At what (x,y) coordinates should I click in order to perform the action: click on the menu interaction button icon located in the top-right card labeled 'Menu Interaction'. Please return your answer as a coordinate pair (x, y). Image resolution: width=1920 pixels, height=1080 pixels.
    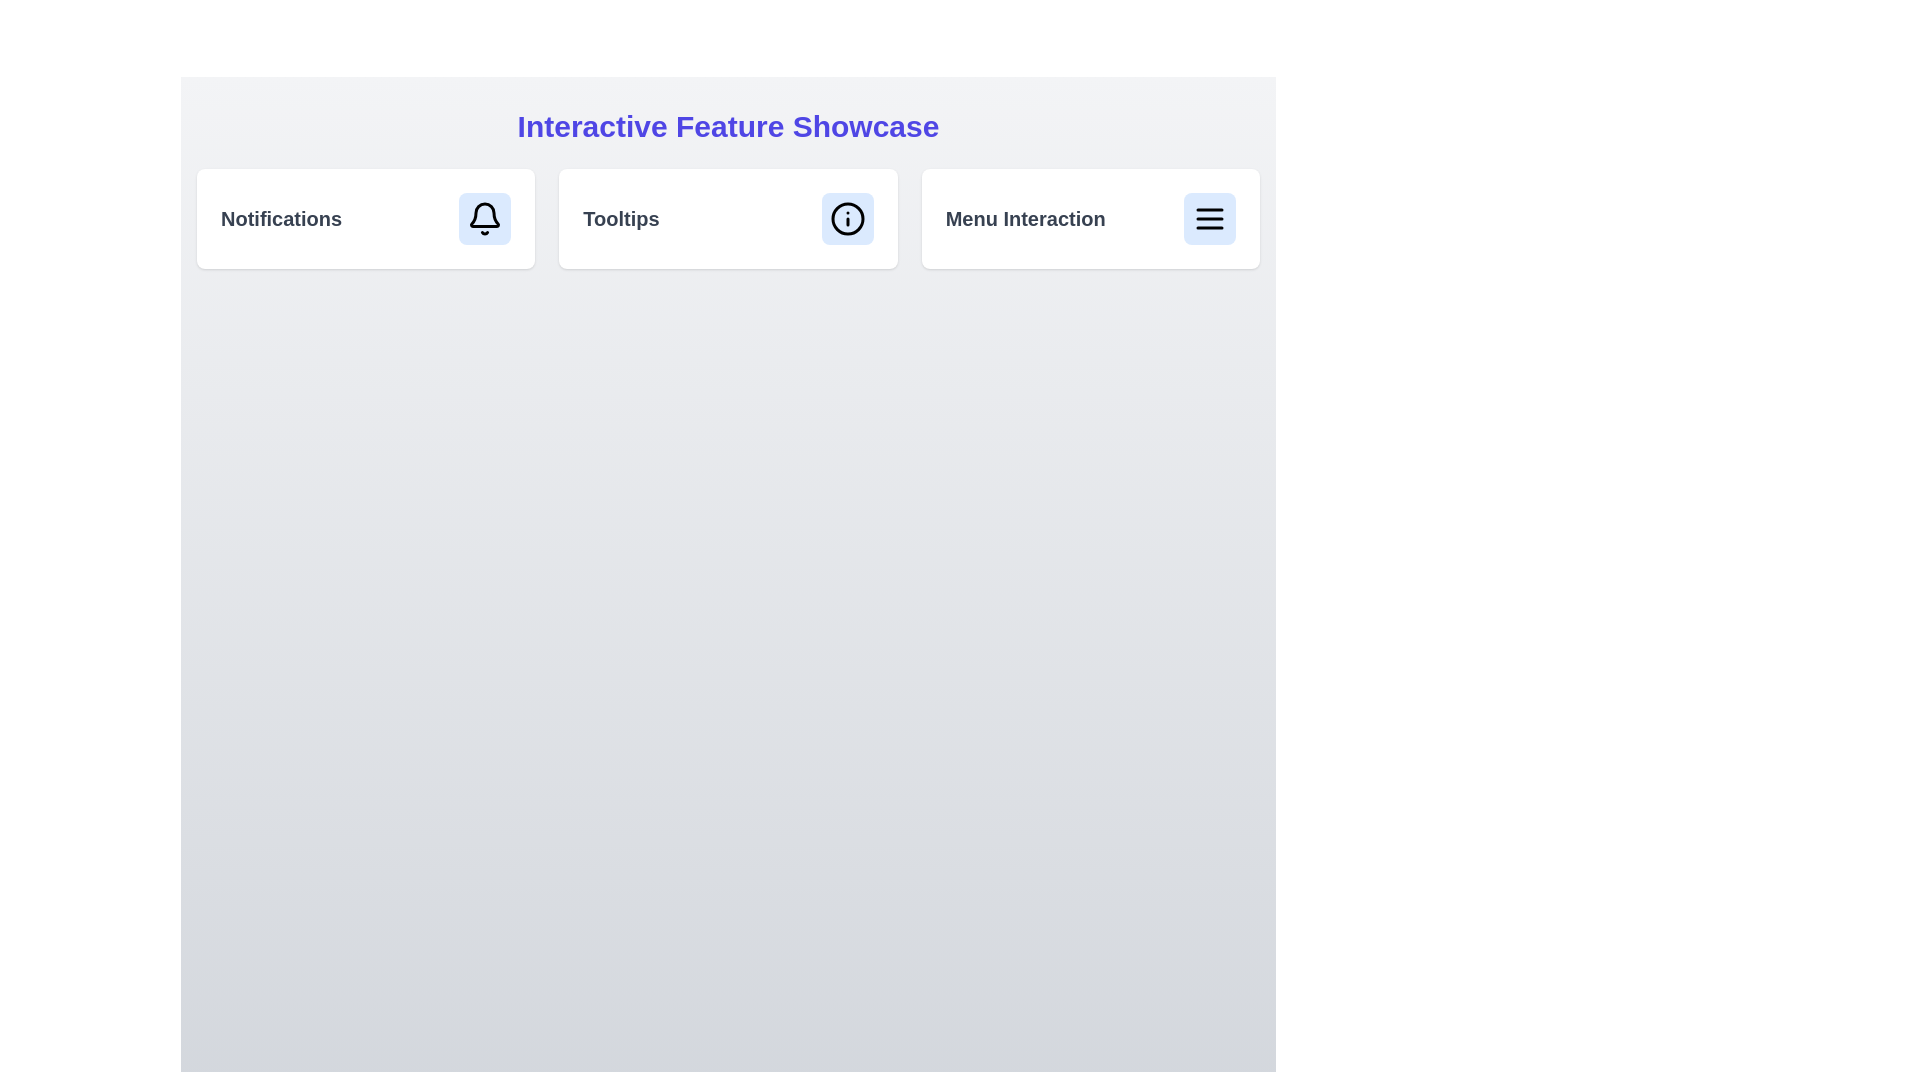
    Looking at the image, I should click on (1208, 219).